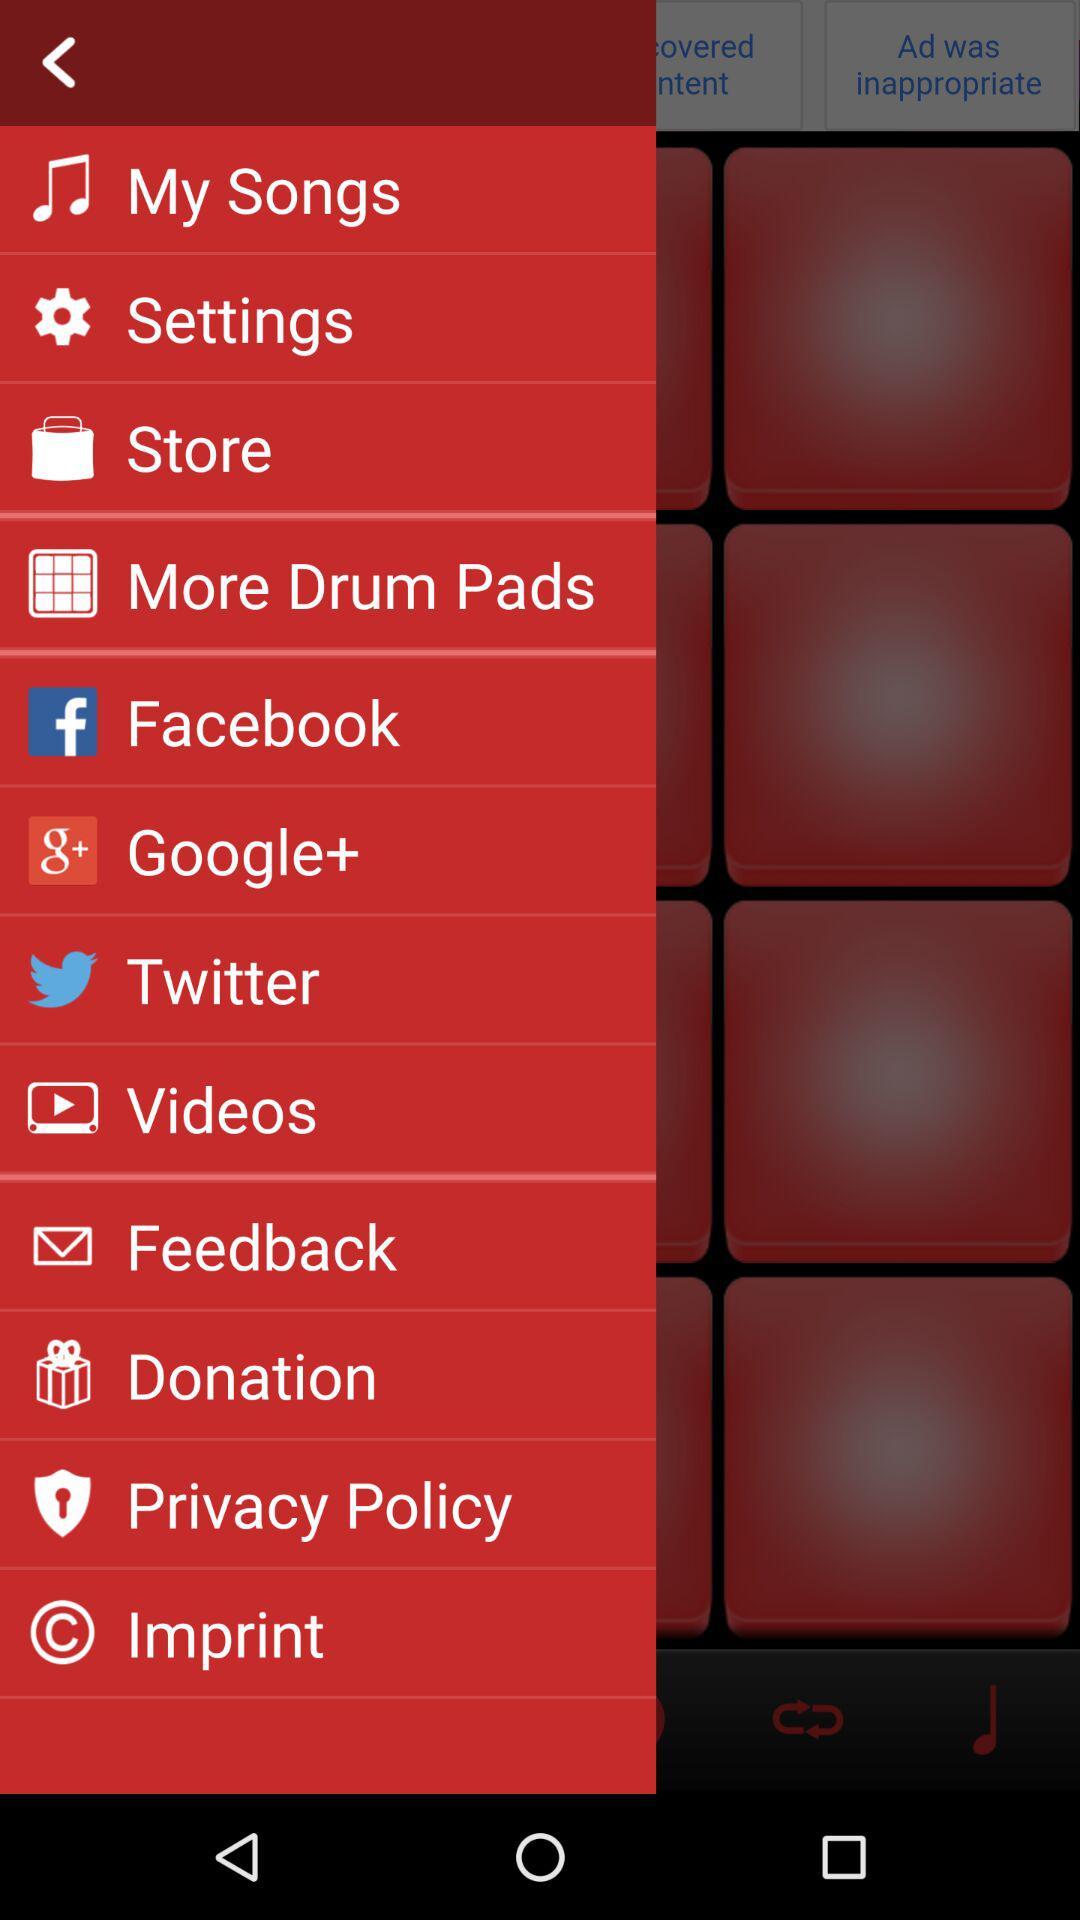 The image size is (1080, 1920). Describe the element at coordinates (327, 1177) in the screenshot. I see `the app above feedback app` at that location.